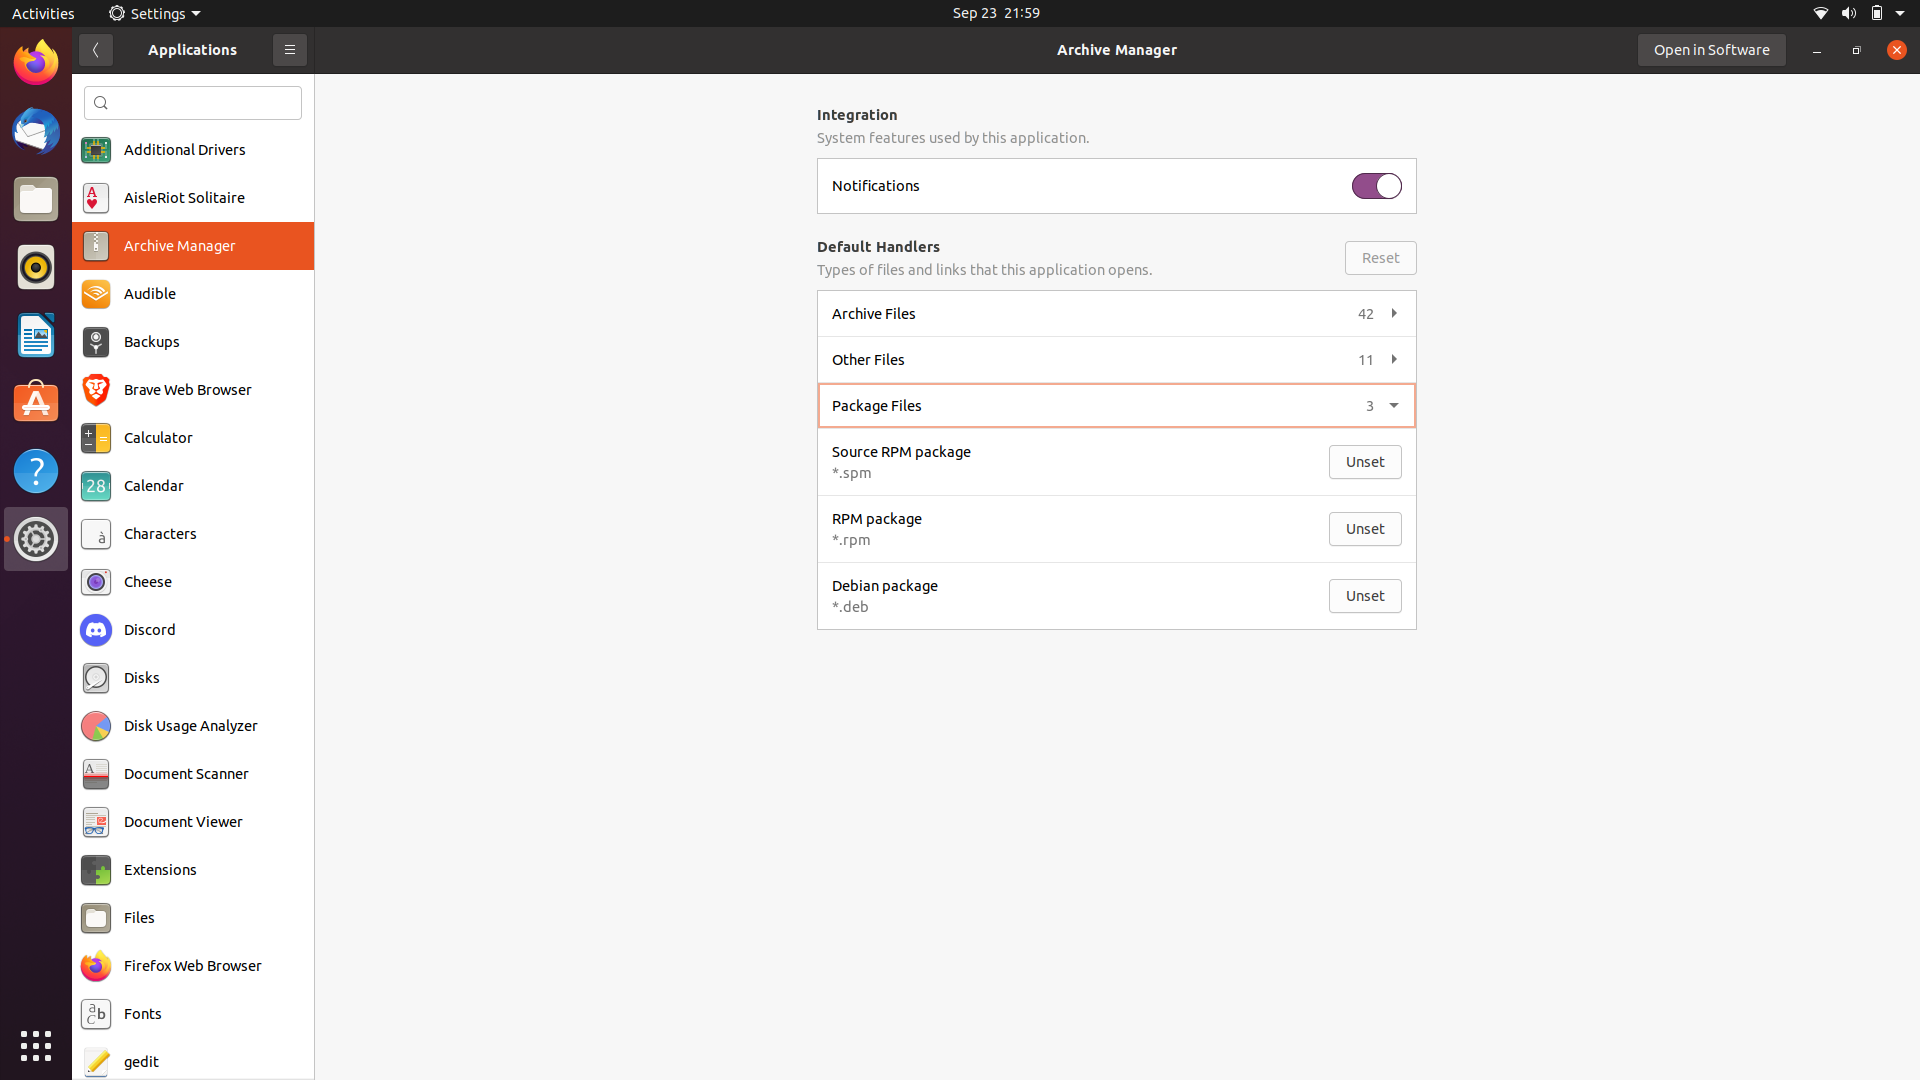 The height and width of the screenshot is (1080, 1920). What do you see at coordinates (1365, 528) in the screenshot?
I see `unset rpm package` at bounding box center [1365, 528].